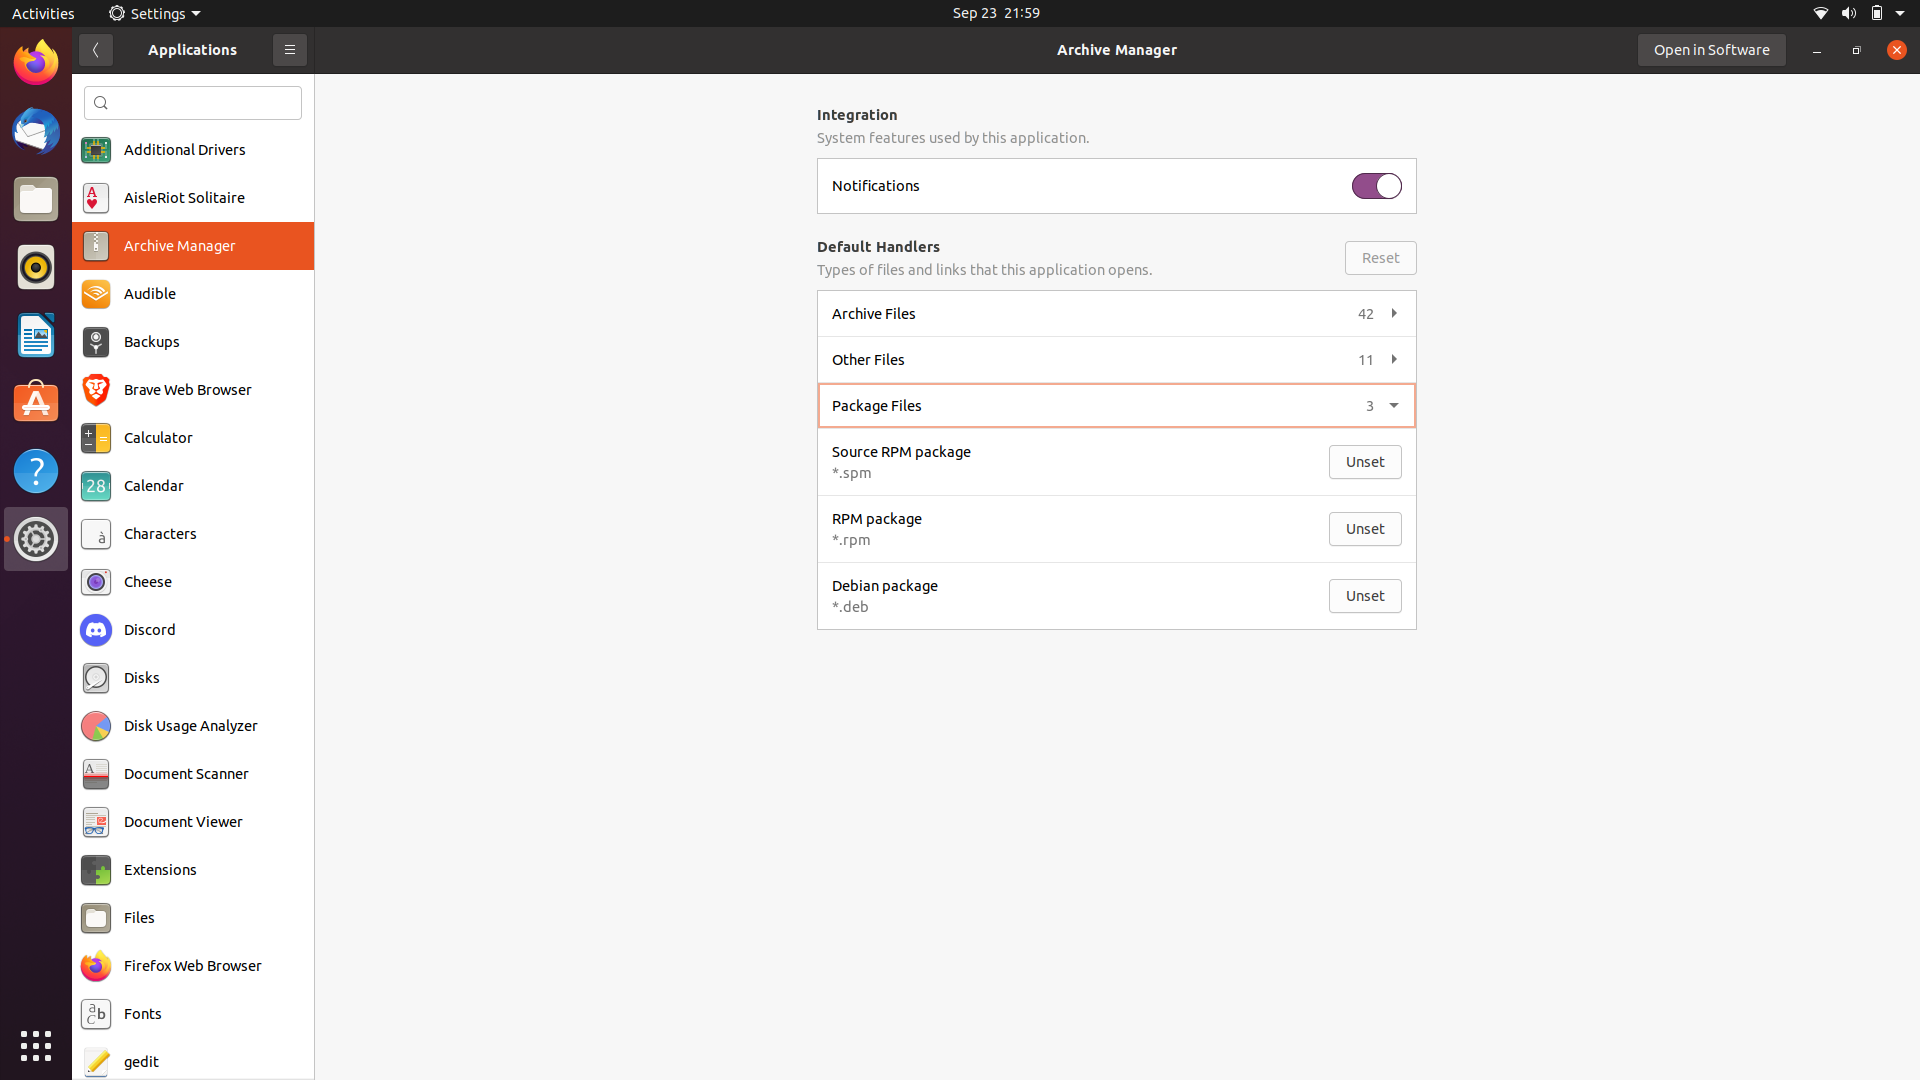 The height and width of the screenshot is (1080, 1920). What do you see at coordinates (1365, 528) in the screenshot?
I see `unset rpm package` at bounding box center [1365, 528].